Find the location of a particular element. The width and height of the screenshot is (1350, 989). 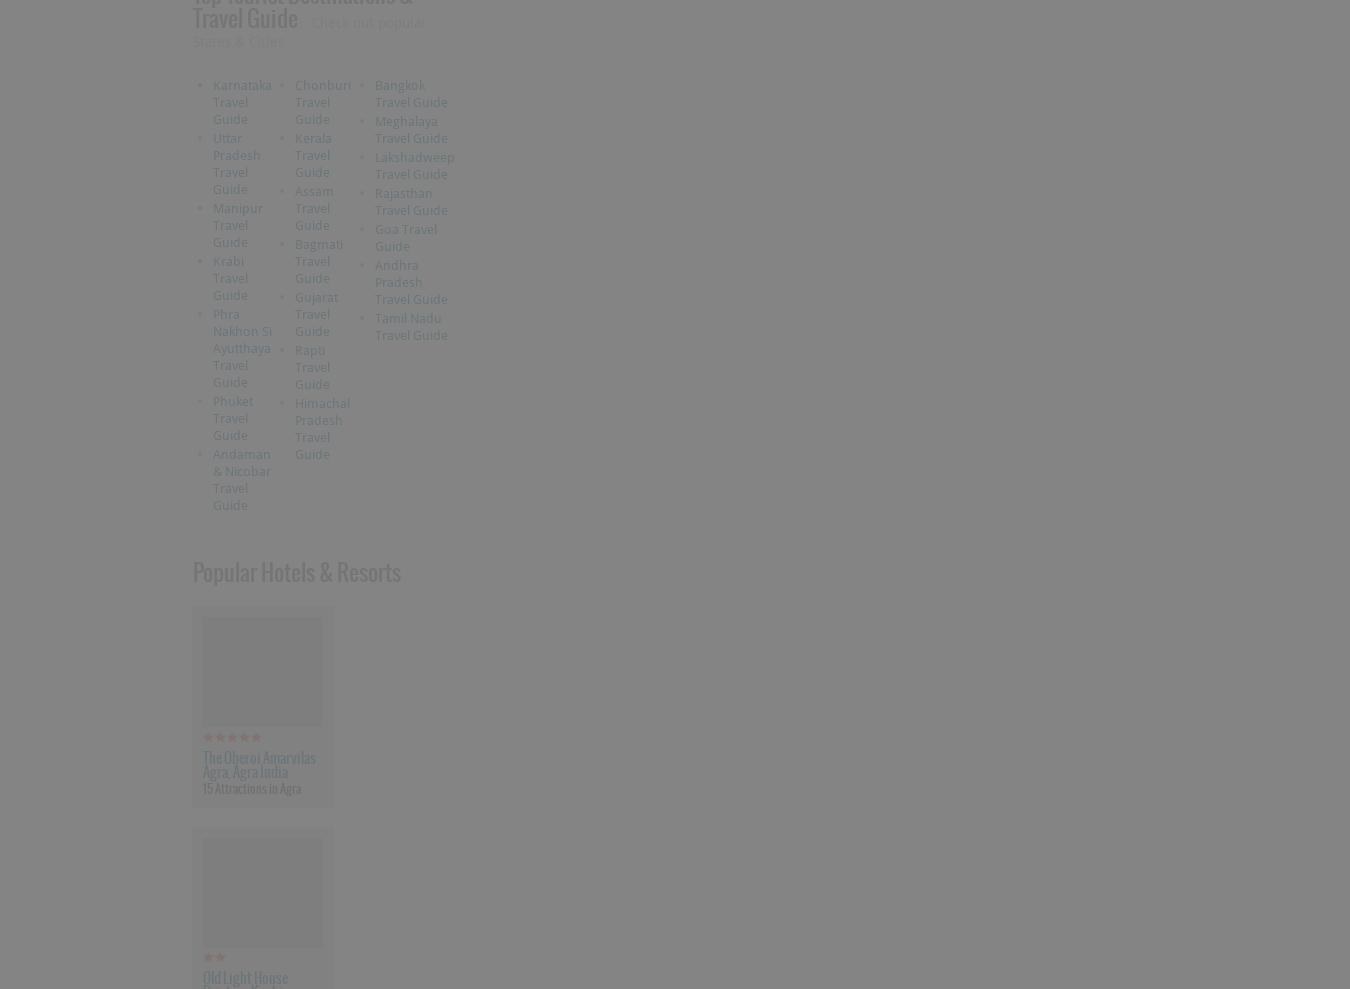

'Rajasthan Travel Guide' is located at coordinates (411, 200).